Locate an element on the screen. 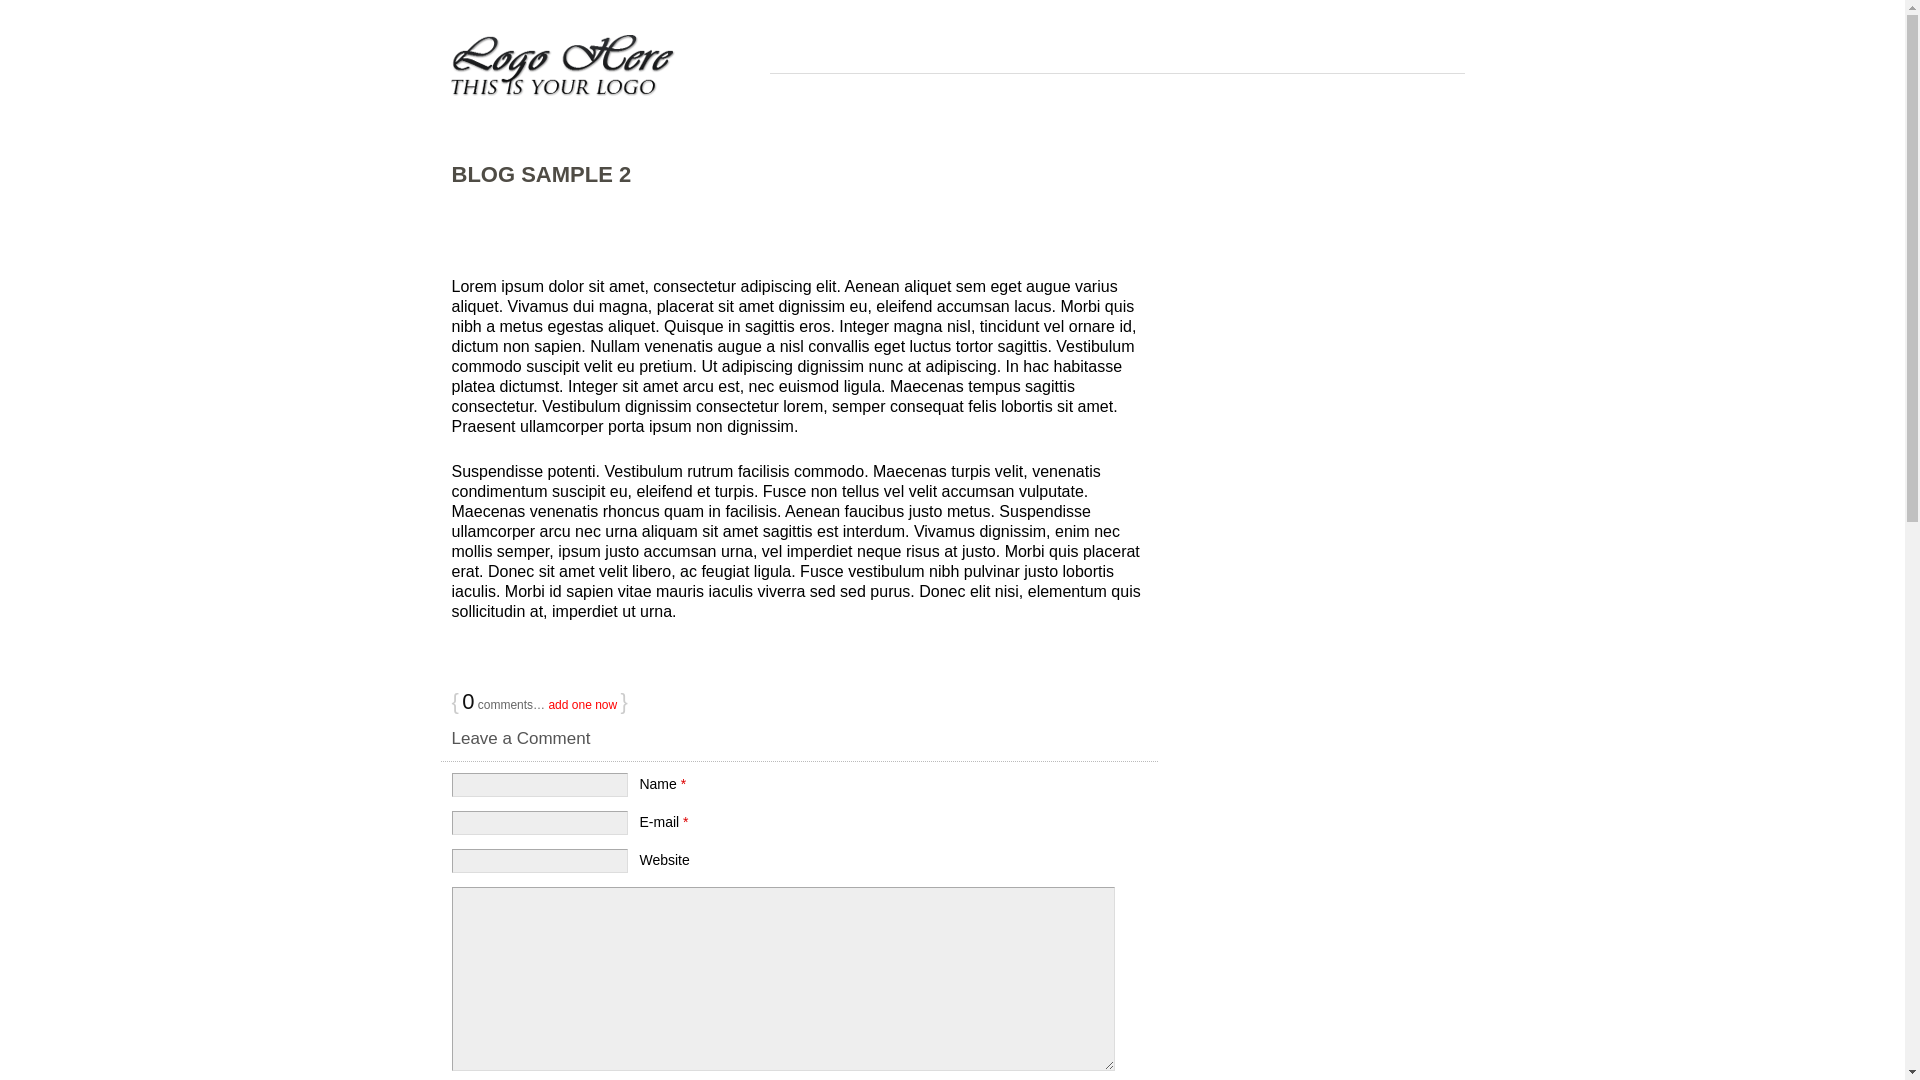 This screenshot has width=1920, height=1080. 'add one now' is located at coordinates (581, 704).